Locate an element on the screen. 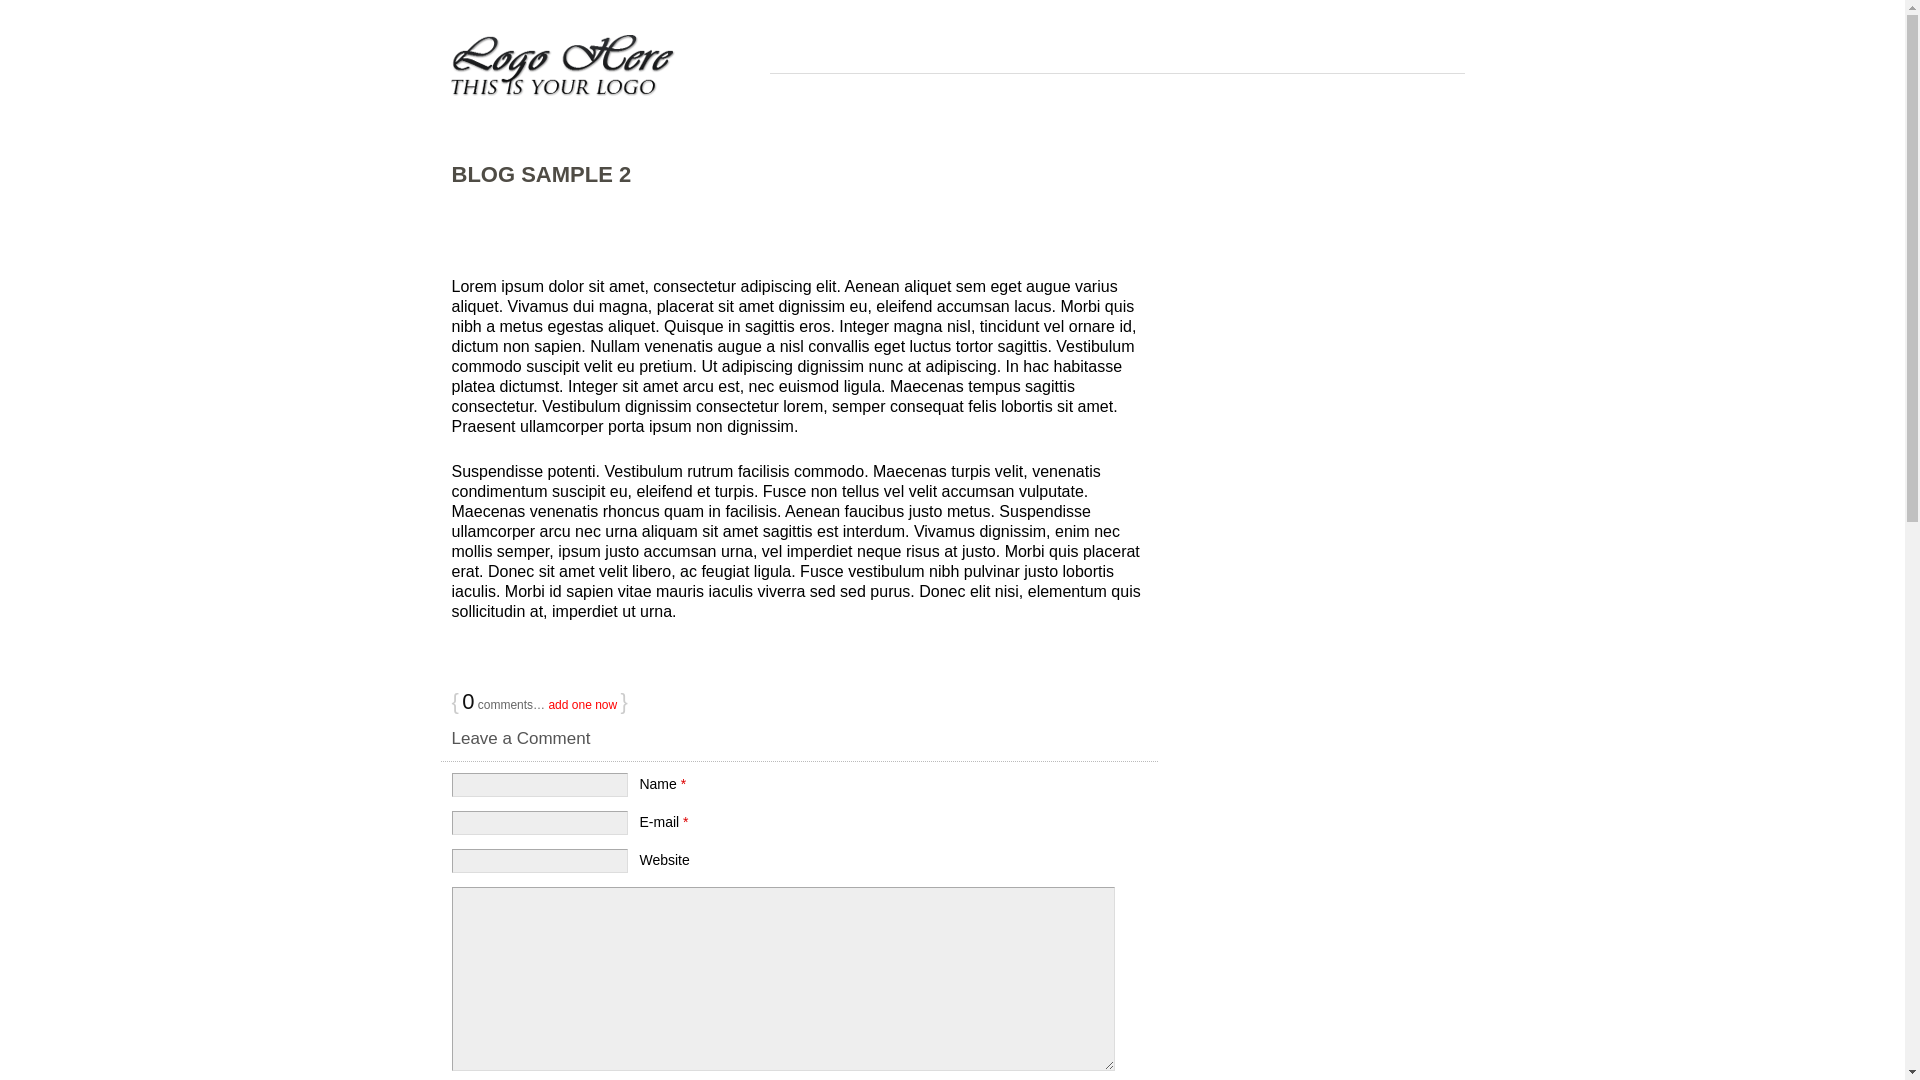 This screenshot has width=1920, height=1080. 'add one now' is located at coordinates (581, 704).